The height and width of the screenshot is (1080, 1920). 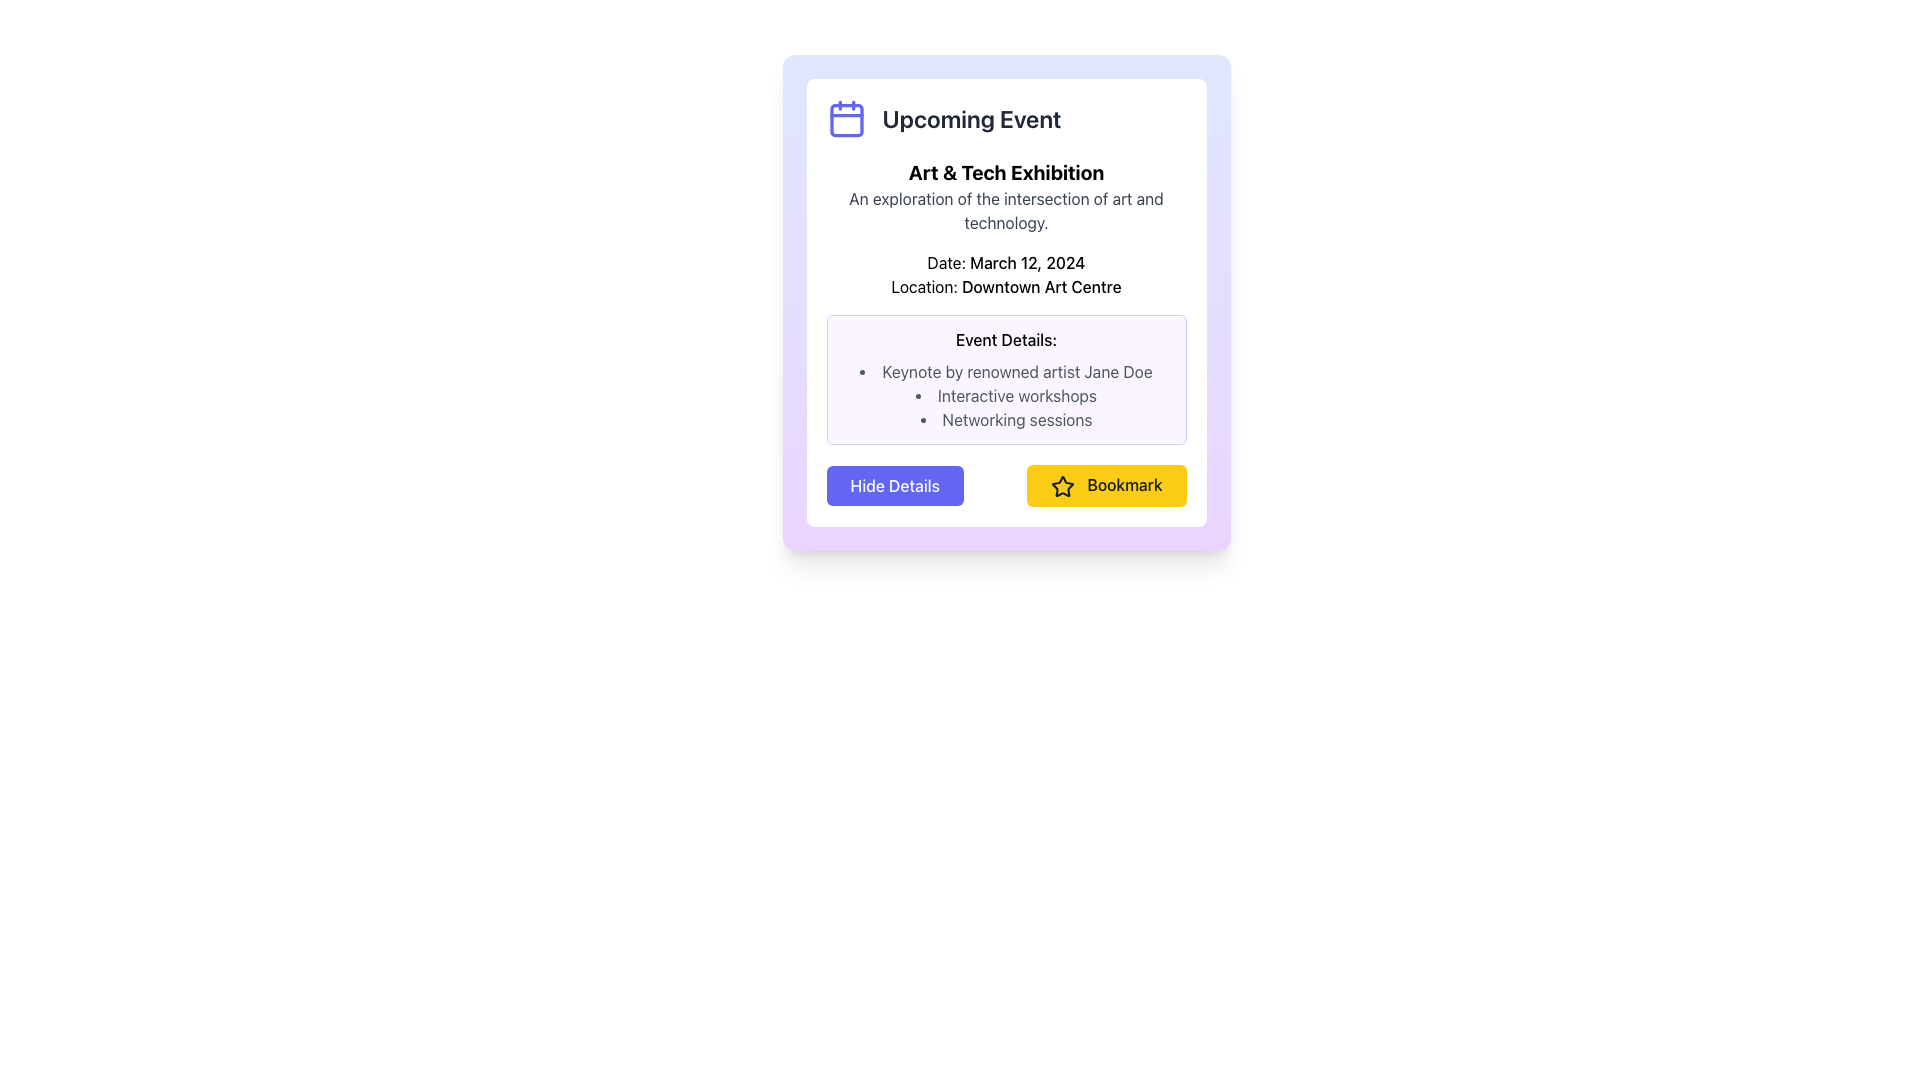 I want to click on the text label 'Event Details:' which is styled in bold and serves as a heading for the event details section, so click(x=1006, y=338).